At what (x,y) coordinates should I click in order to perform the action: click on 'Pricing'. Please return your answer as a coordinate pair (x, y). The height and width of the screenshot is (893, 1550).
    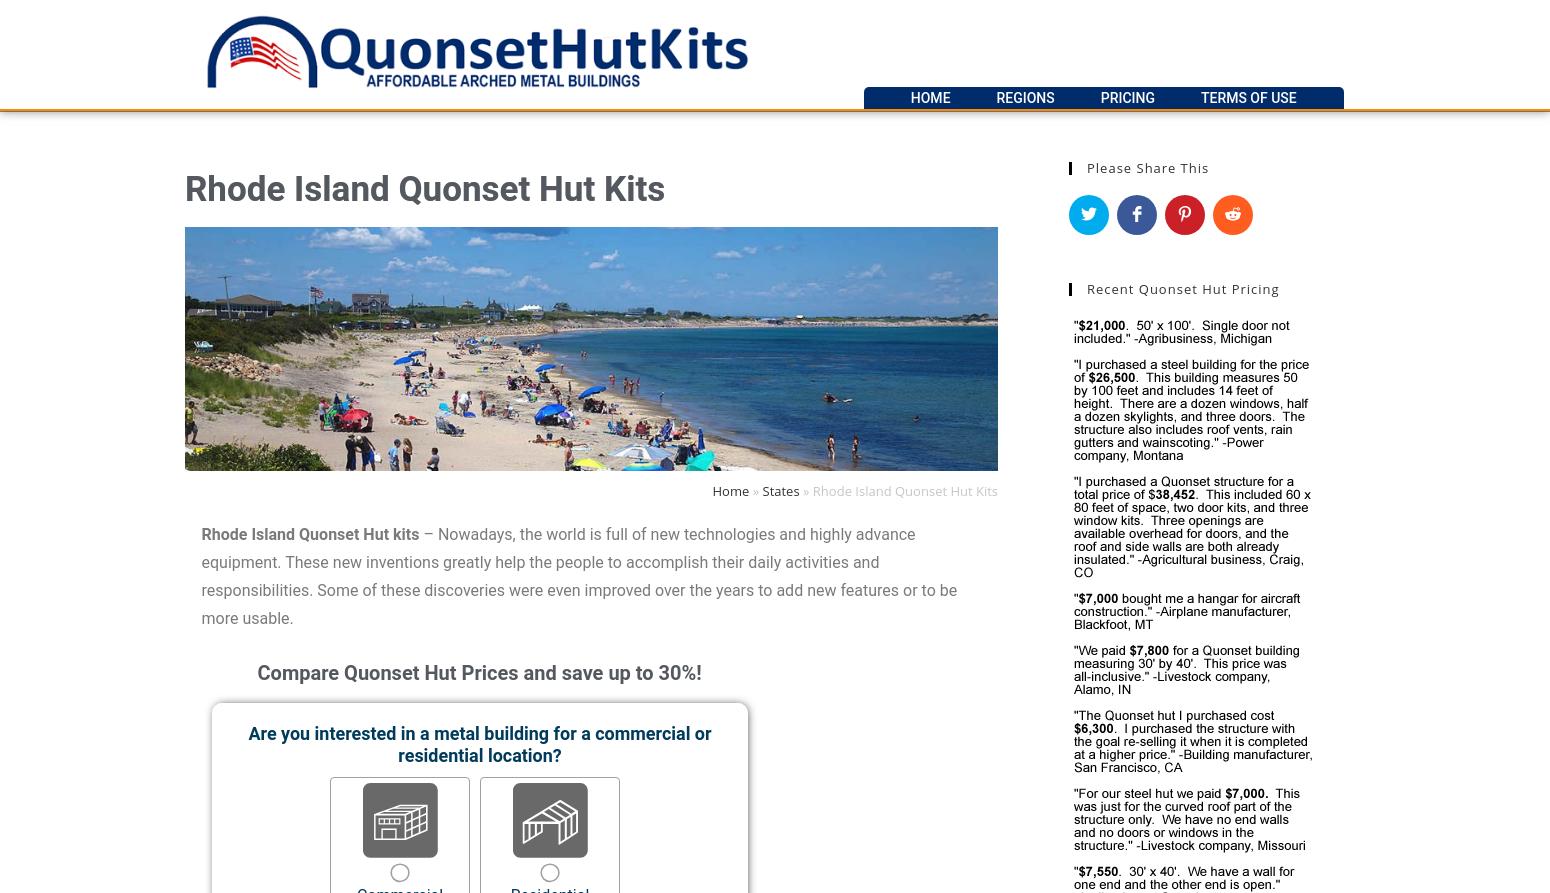
    Looking at the image, I should click on (1126, 97).